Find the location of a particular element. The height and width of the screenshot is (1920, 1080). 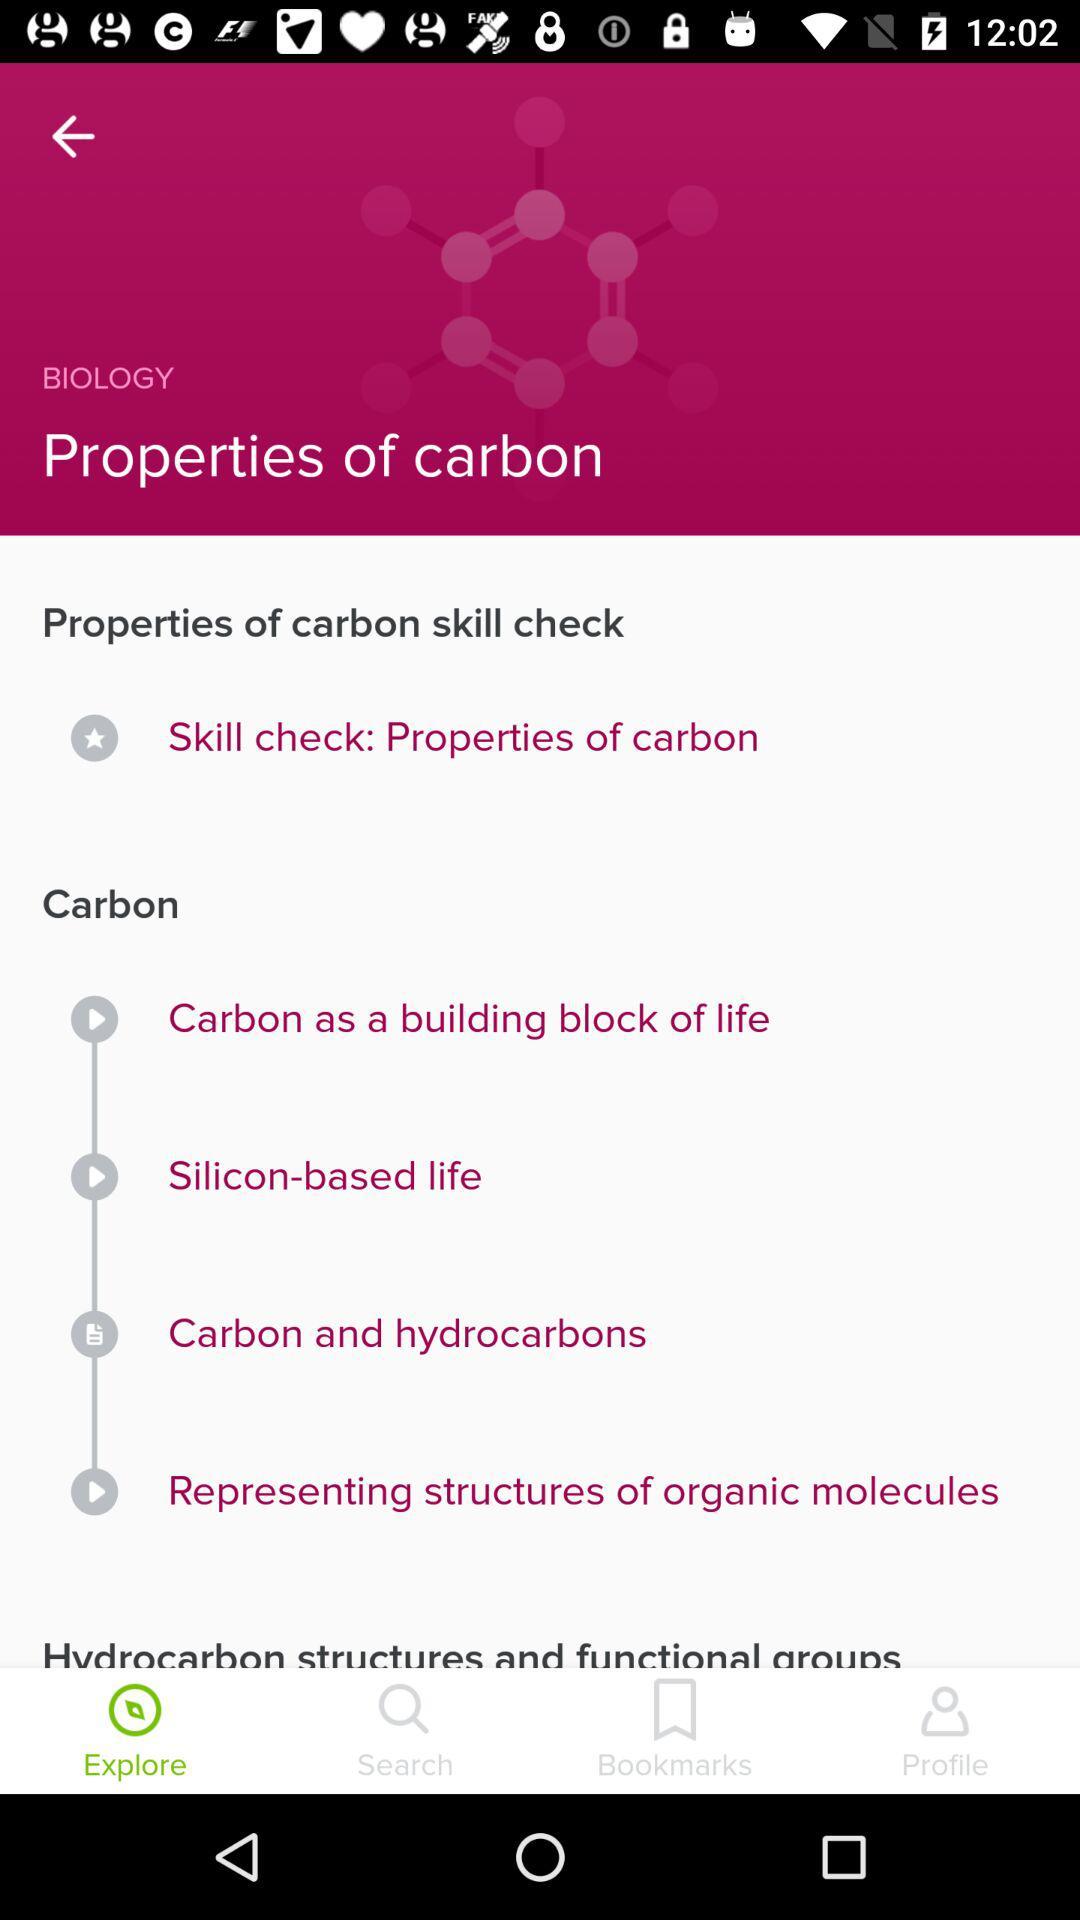

search icon is located at coordinates (405, 1732).